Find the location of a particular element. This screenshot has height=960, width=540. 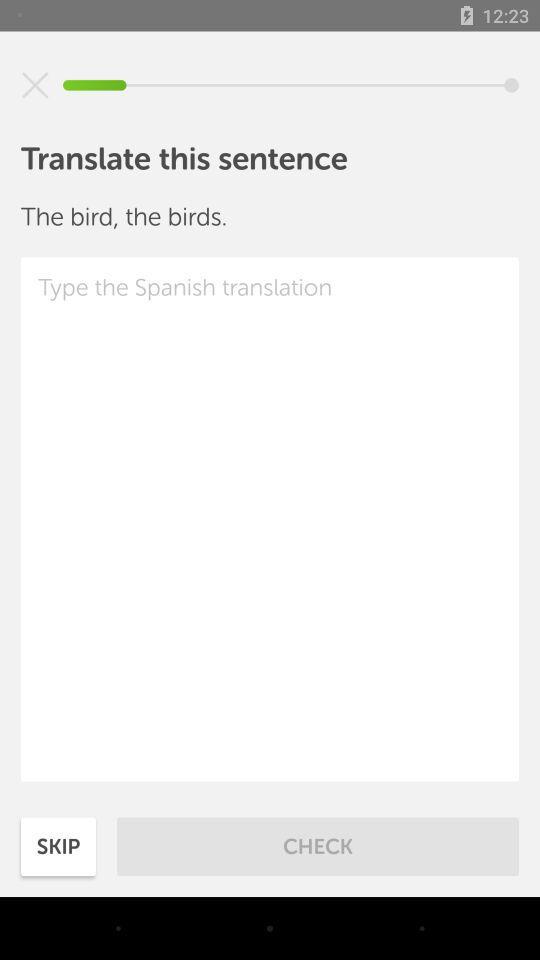

check icon is located at coordinates (318, 845).